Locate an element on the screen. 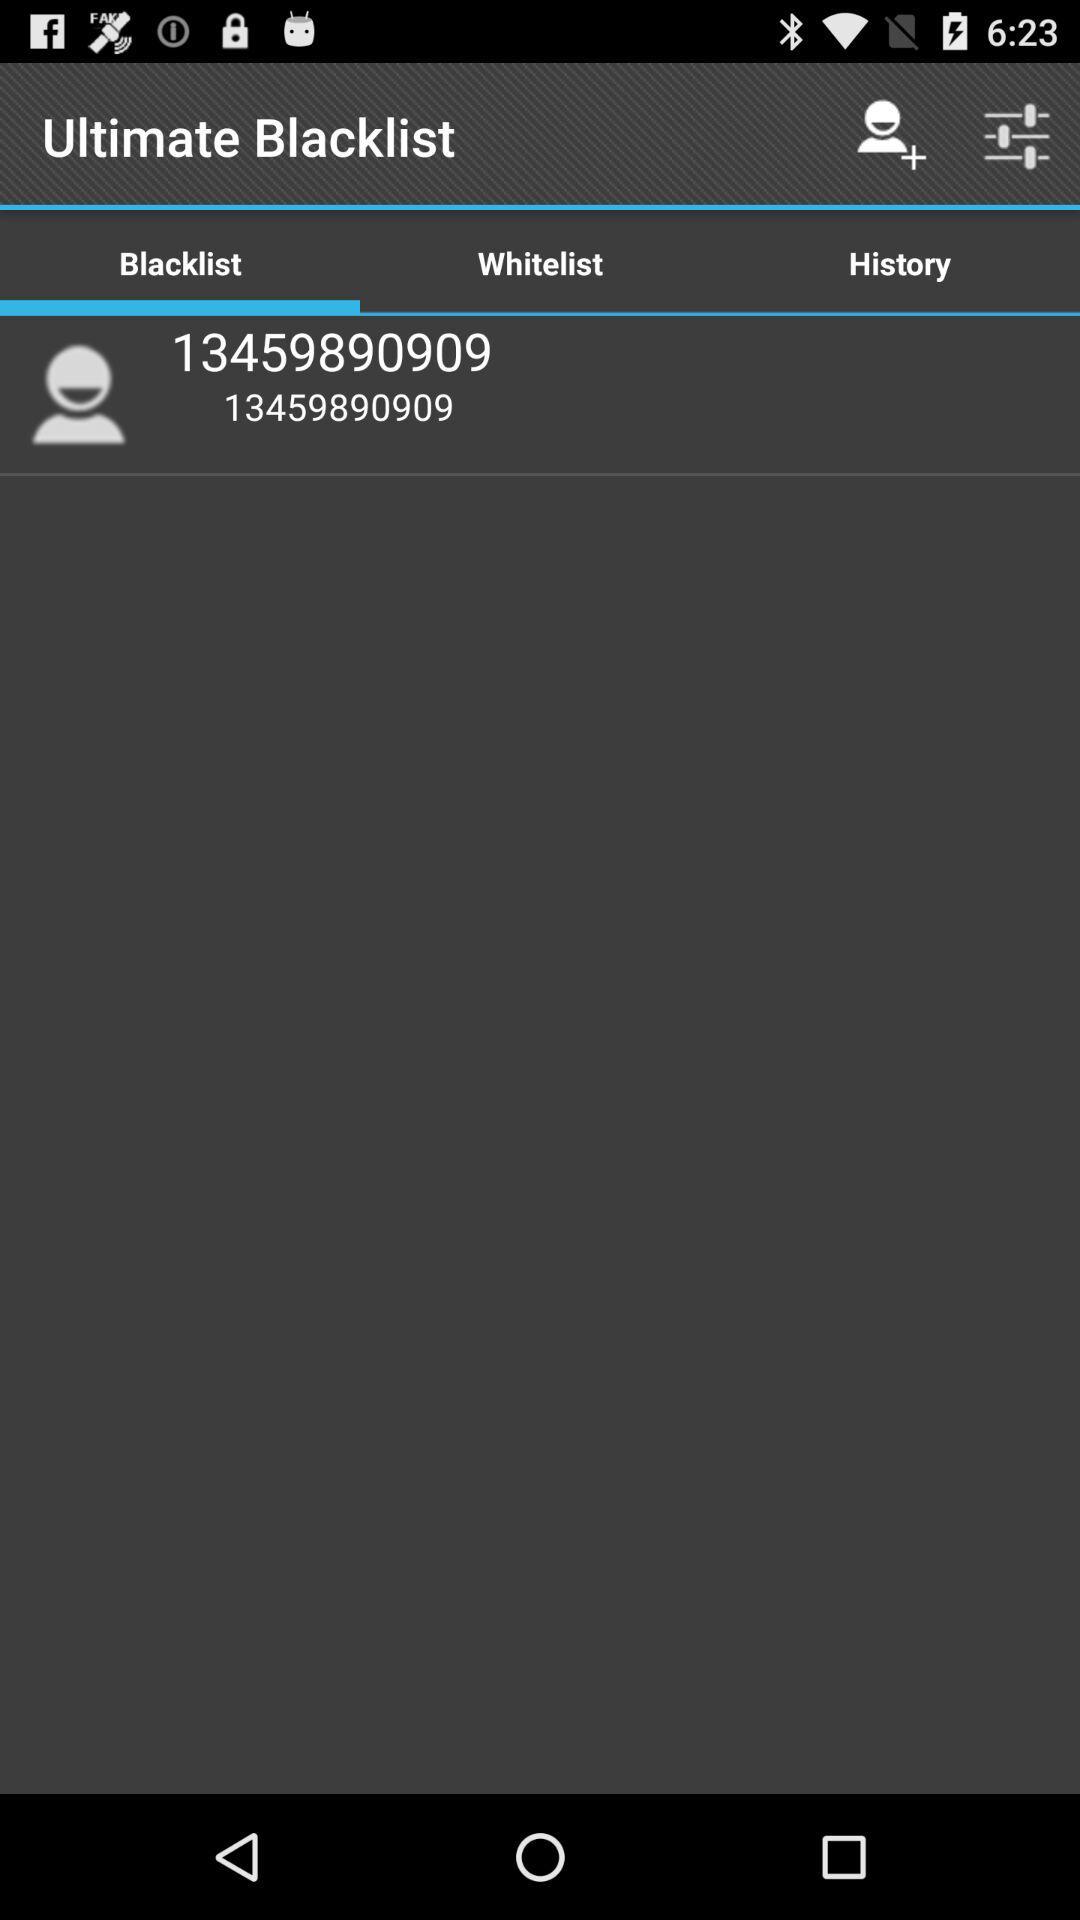 This screenshot has width=1080, height=1920. the item next to whitelist is located at coordinates (890, 135).